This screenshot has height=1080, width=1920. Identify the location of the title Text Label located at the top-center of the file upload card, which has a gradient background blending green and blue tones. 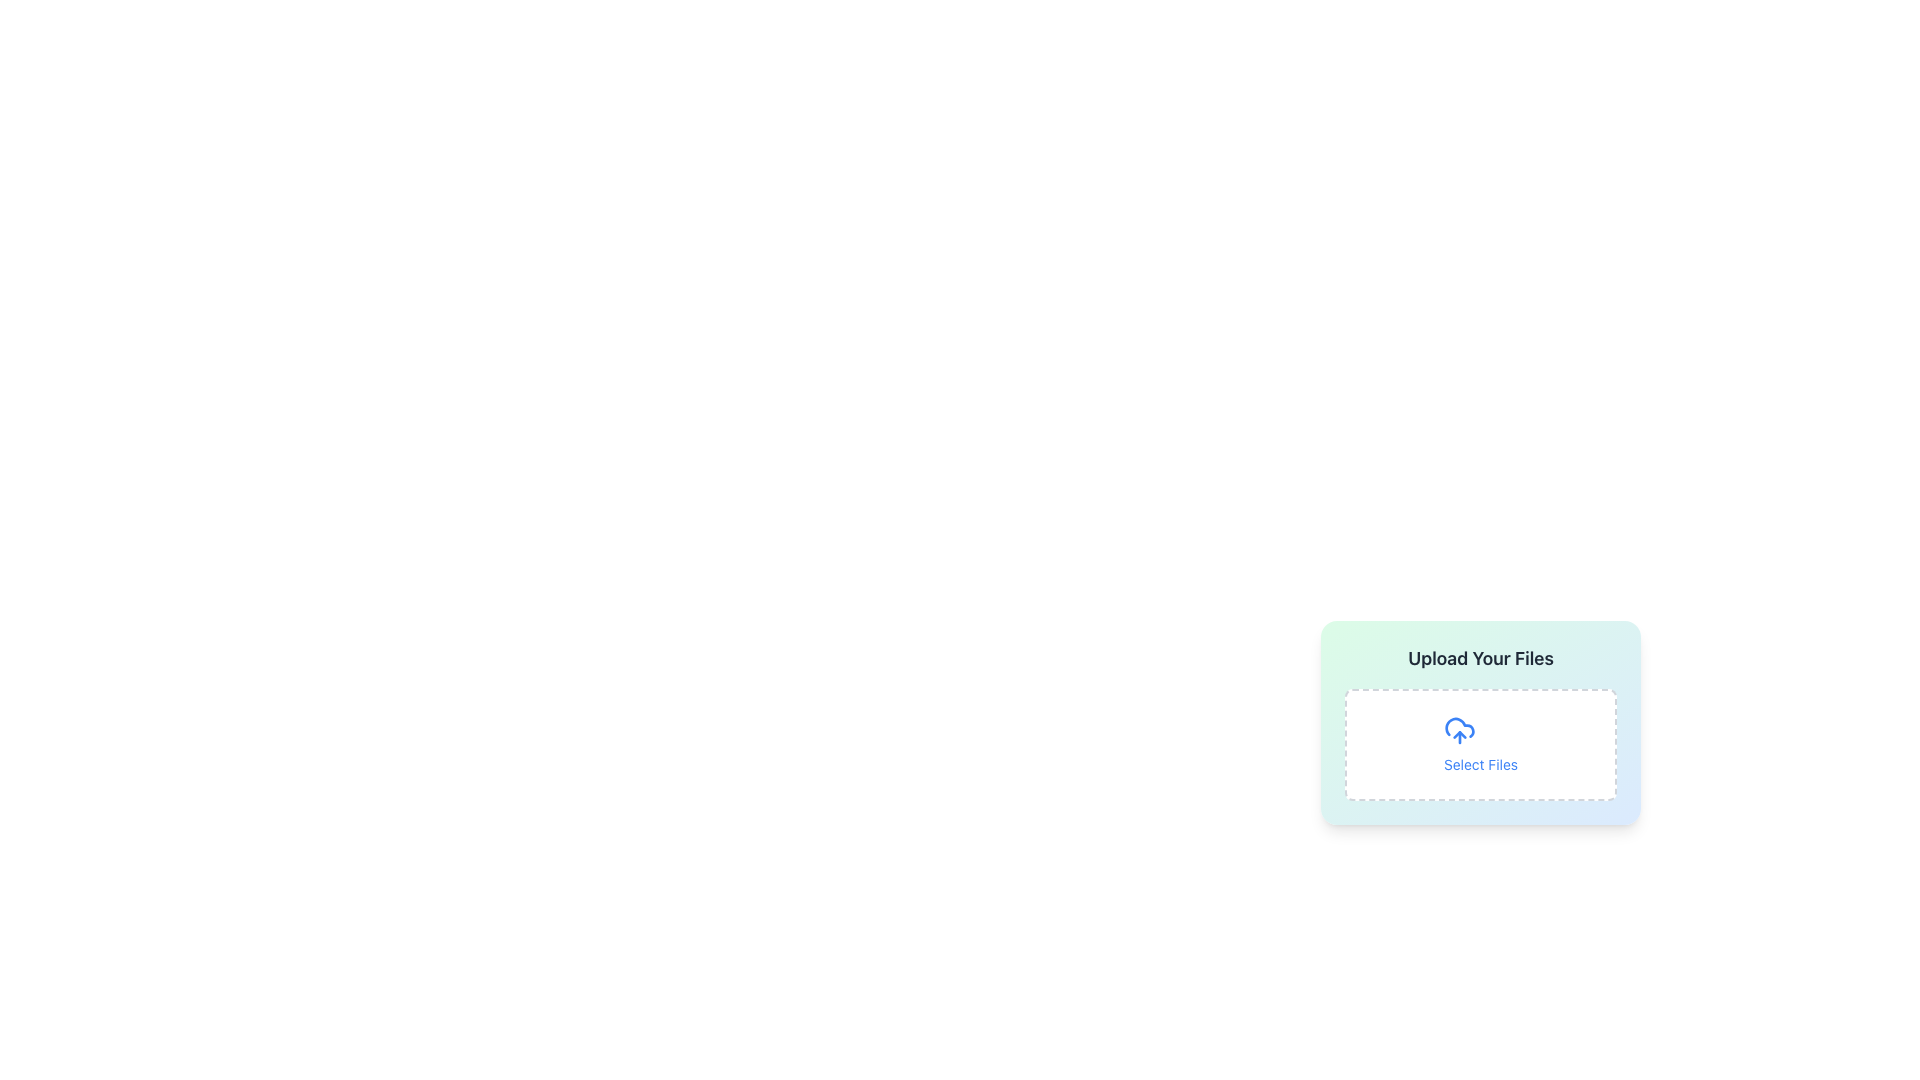
(1481, 659).